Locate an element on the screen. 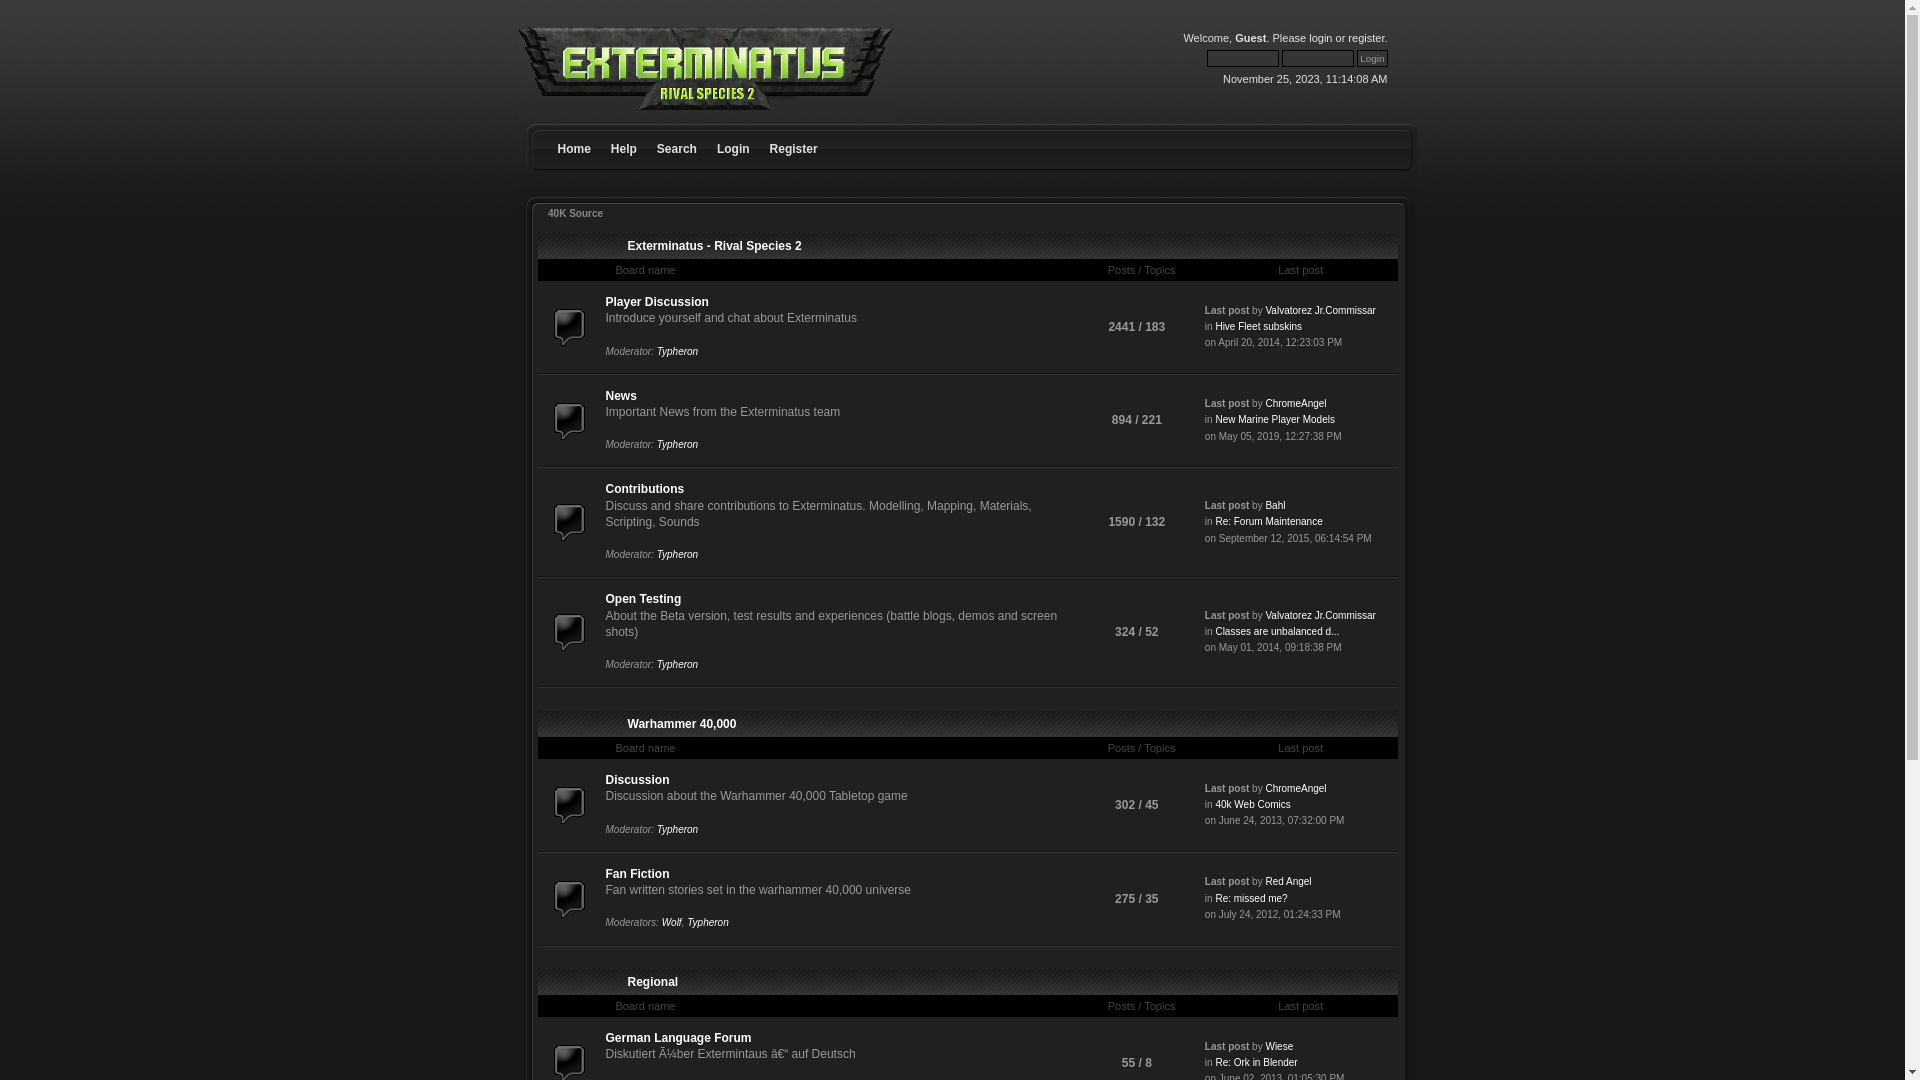 This screenshot has height=1080, width=1920. 'Valvatorez Jr.Commissar' is located at coordinates (1320, 614).